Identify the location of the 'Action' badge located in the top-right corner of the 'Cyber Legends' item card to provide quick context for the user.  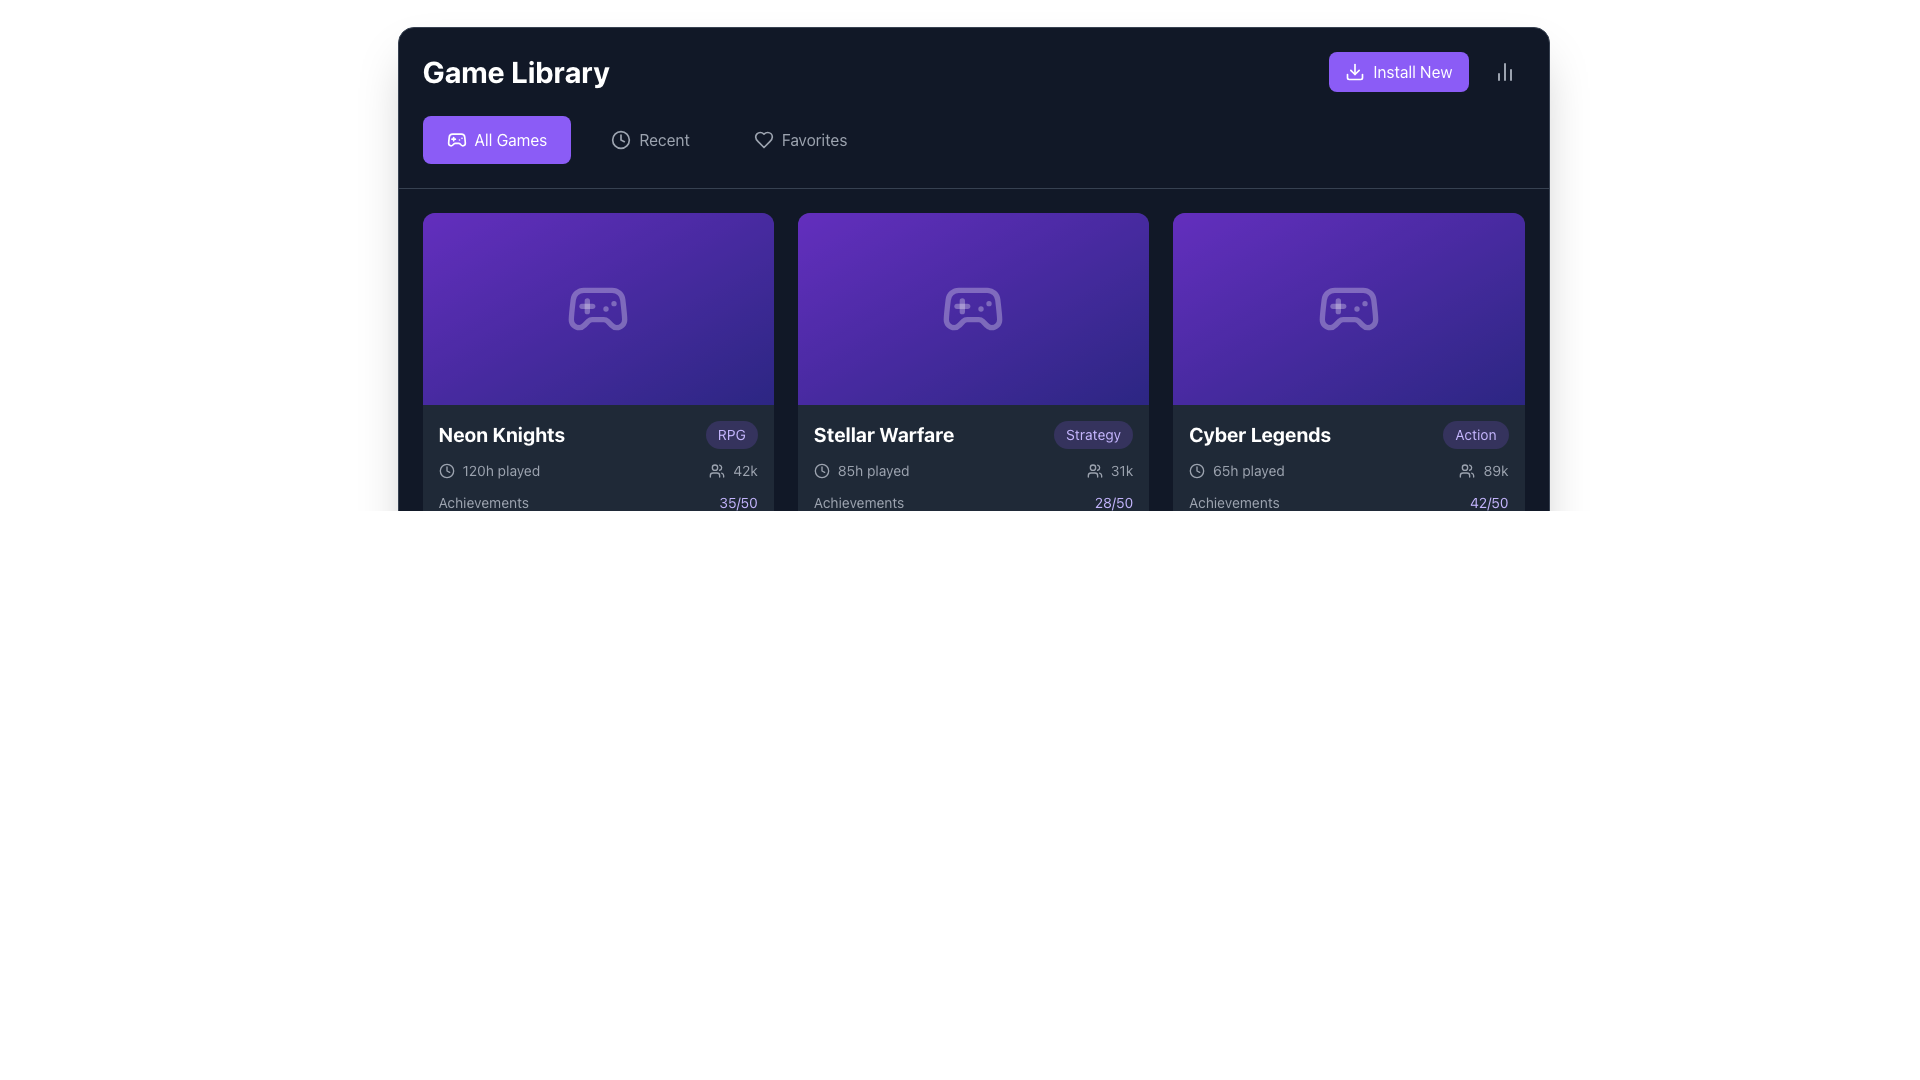
(1475, 434).